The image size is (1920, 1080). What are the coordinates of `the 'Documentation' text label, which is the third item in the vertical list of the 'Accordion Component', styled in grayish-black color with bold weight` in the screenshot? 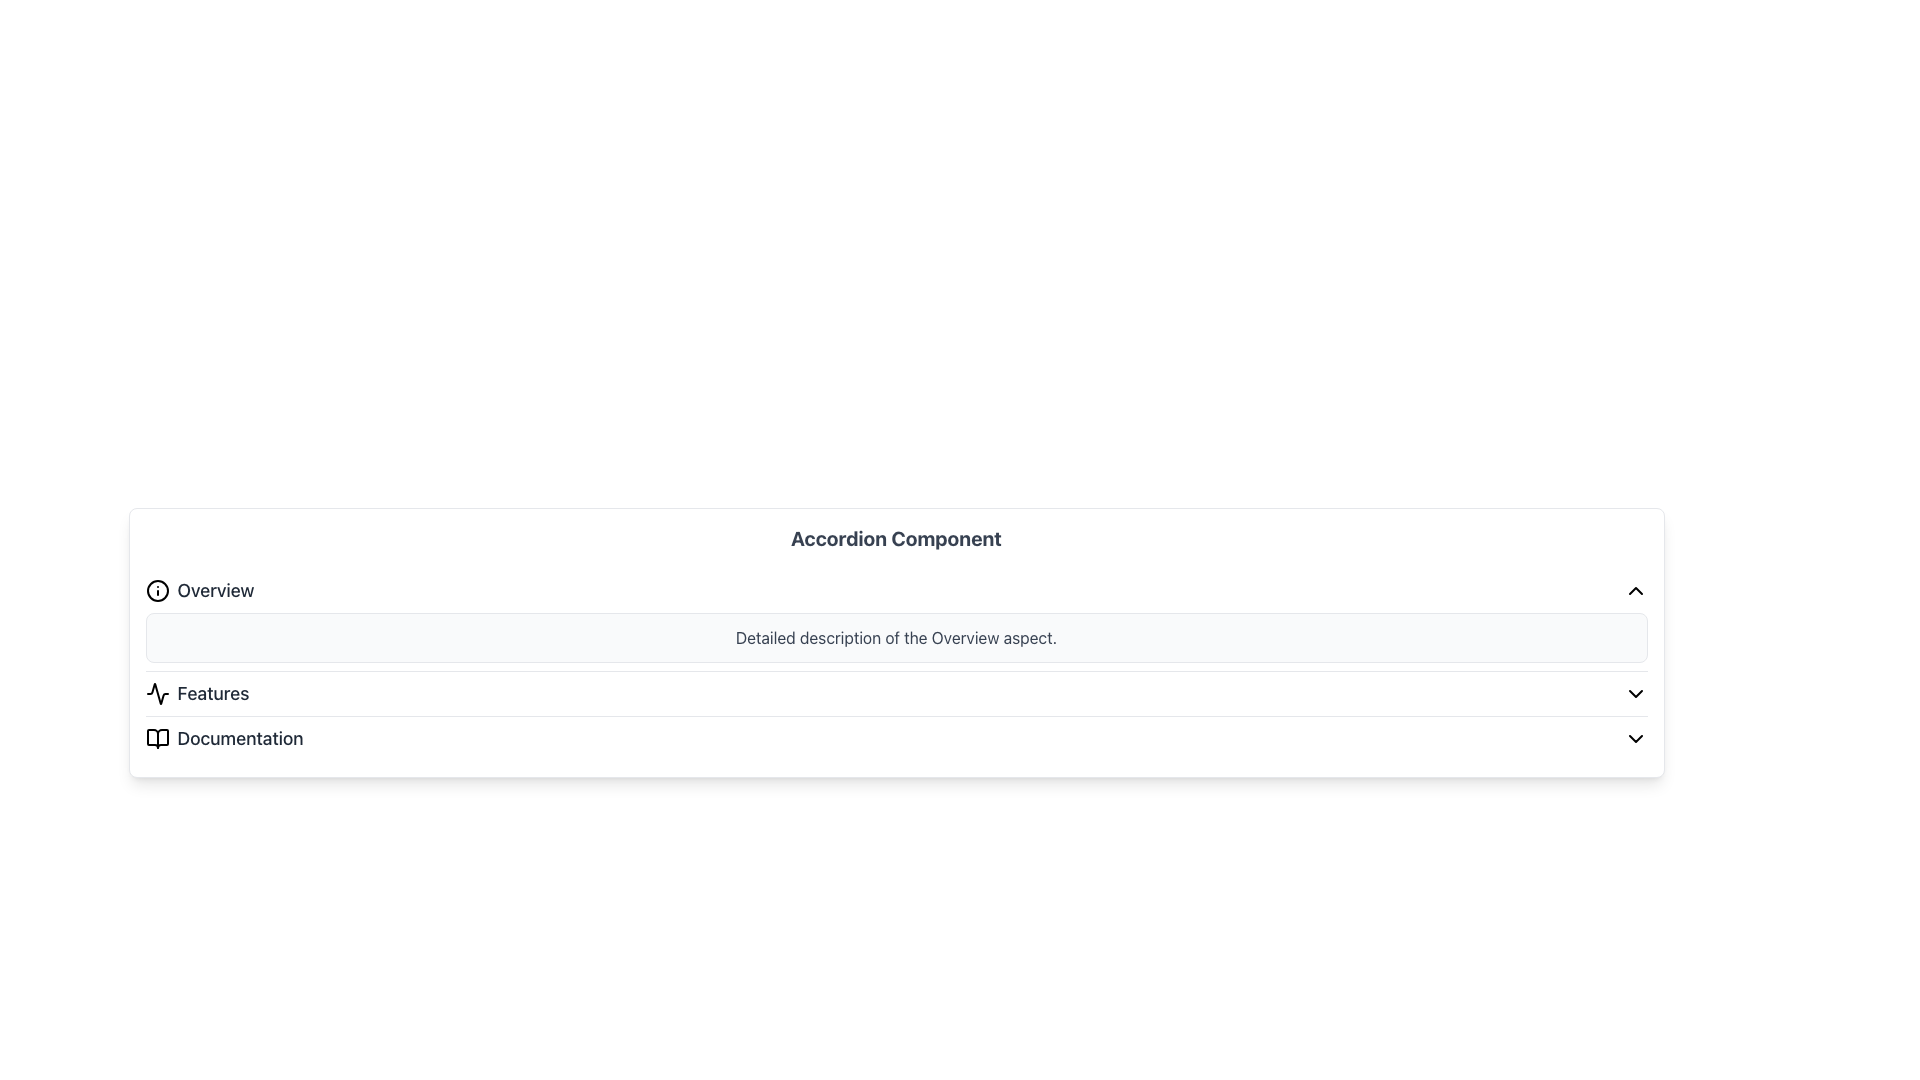 It's located at (240, 739).